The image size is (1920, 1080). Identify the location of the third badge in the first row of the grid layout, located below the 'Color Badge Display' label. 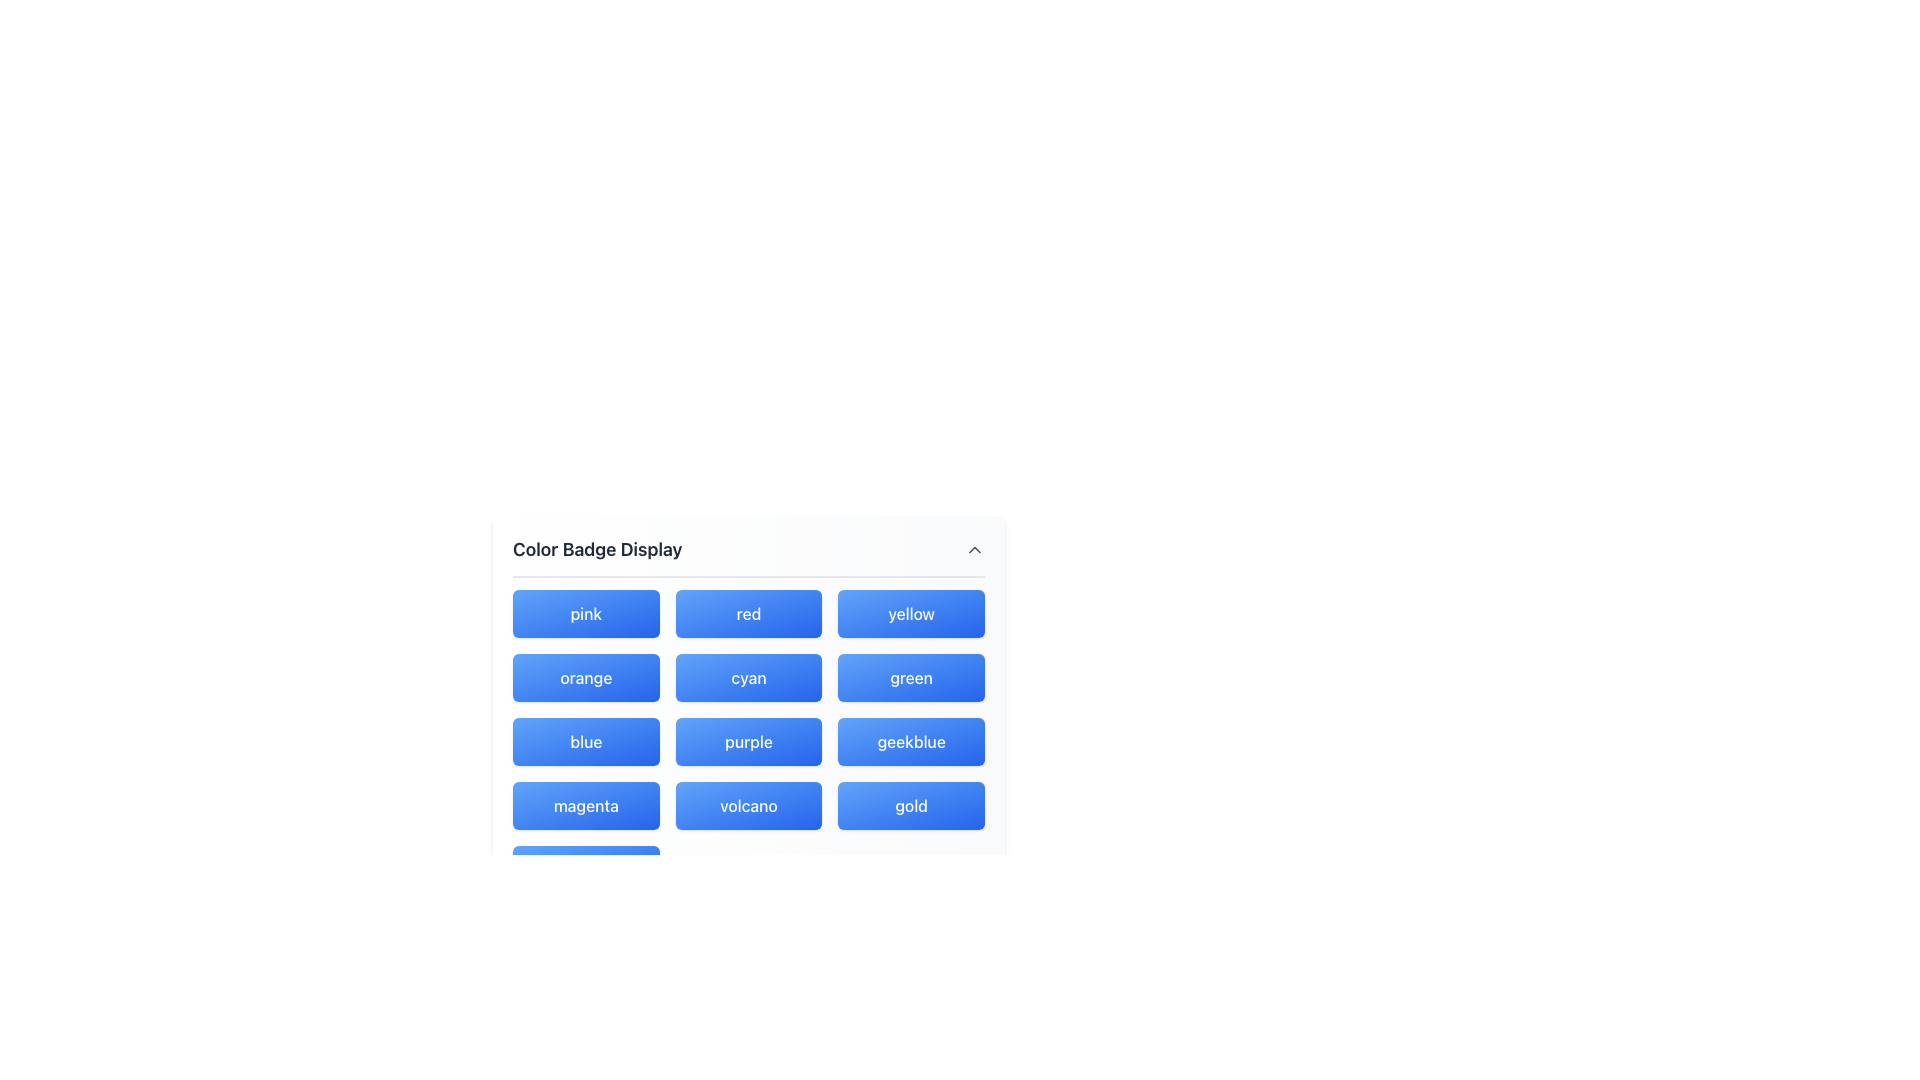
(910, 612).